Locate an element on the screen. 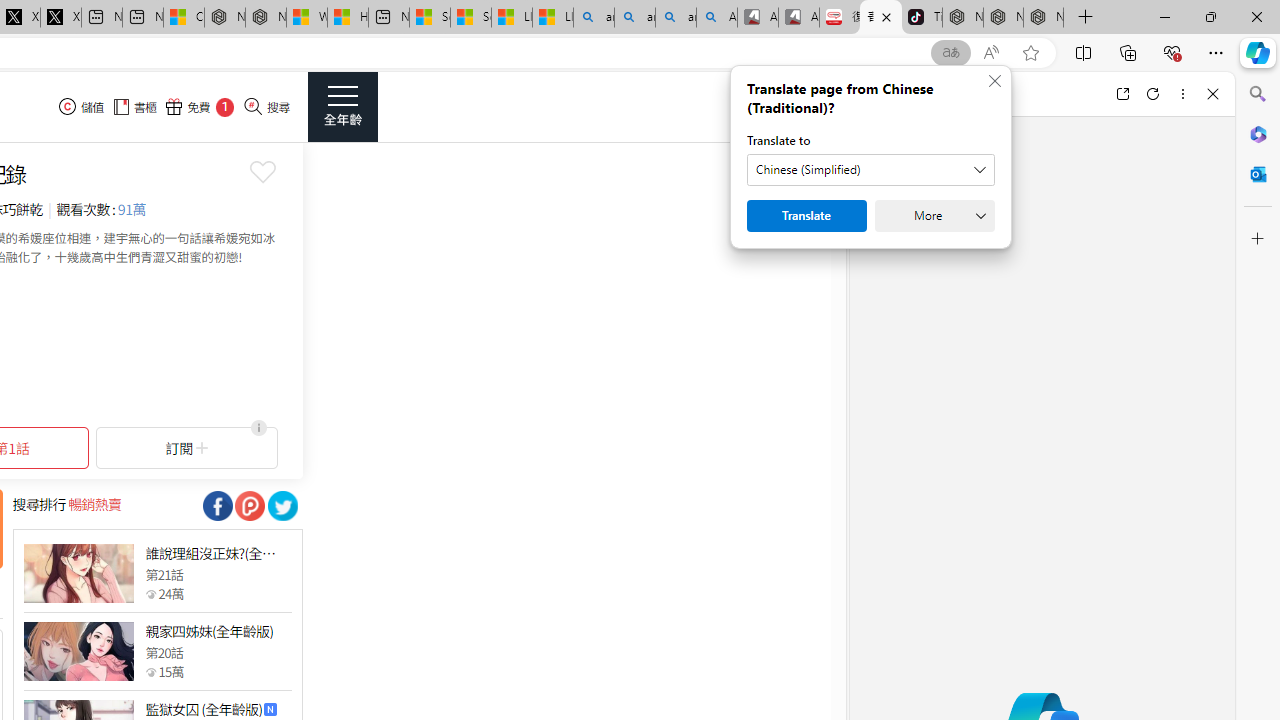 This screenshot has width=1280, height=720. 'Translate to' is located at coordinates (871, 168).